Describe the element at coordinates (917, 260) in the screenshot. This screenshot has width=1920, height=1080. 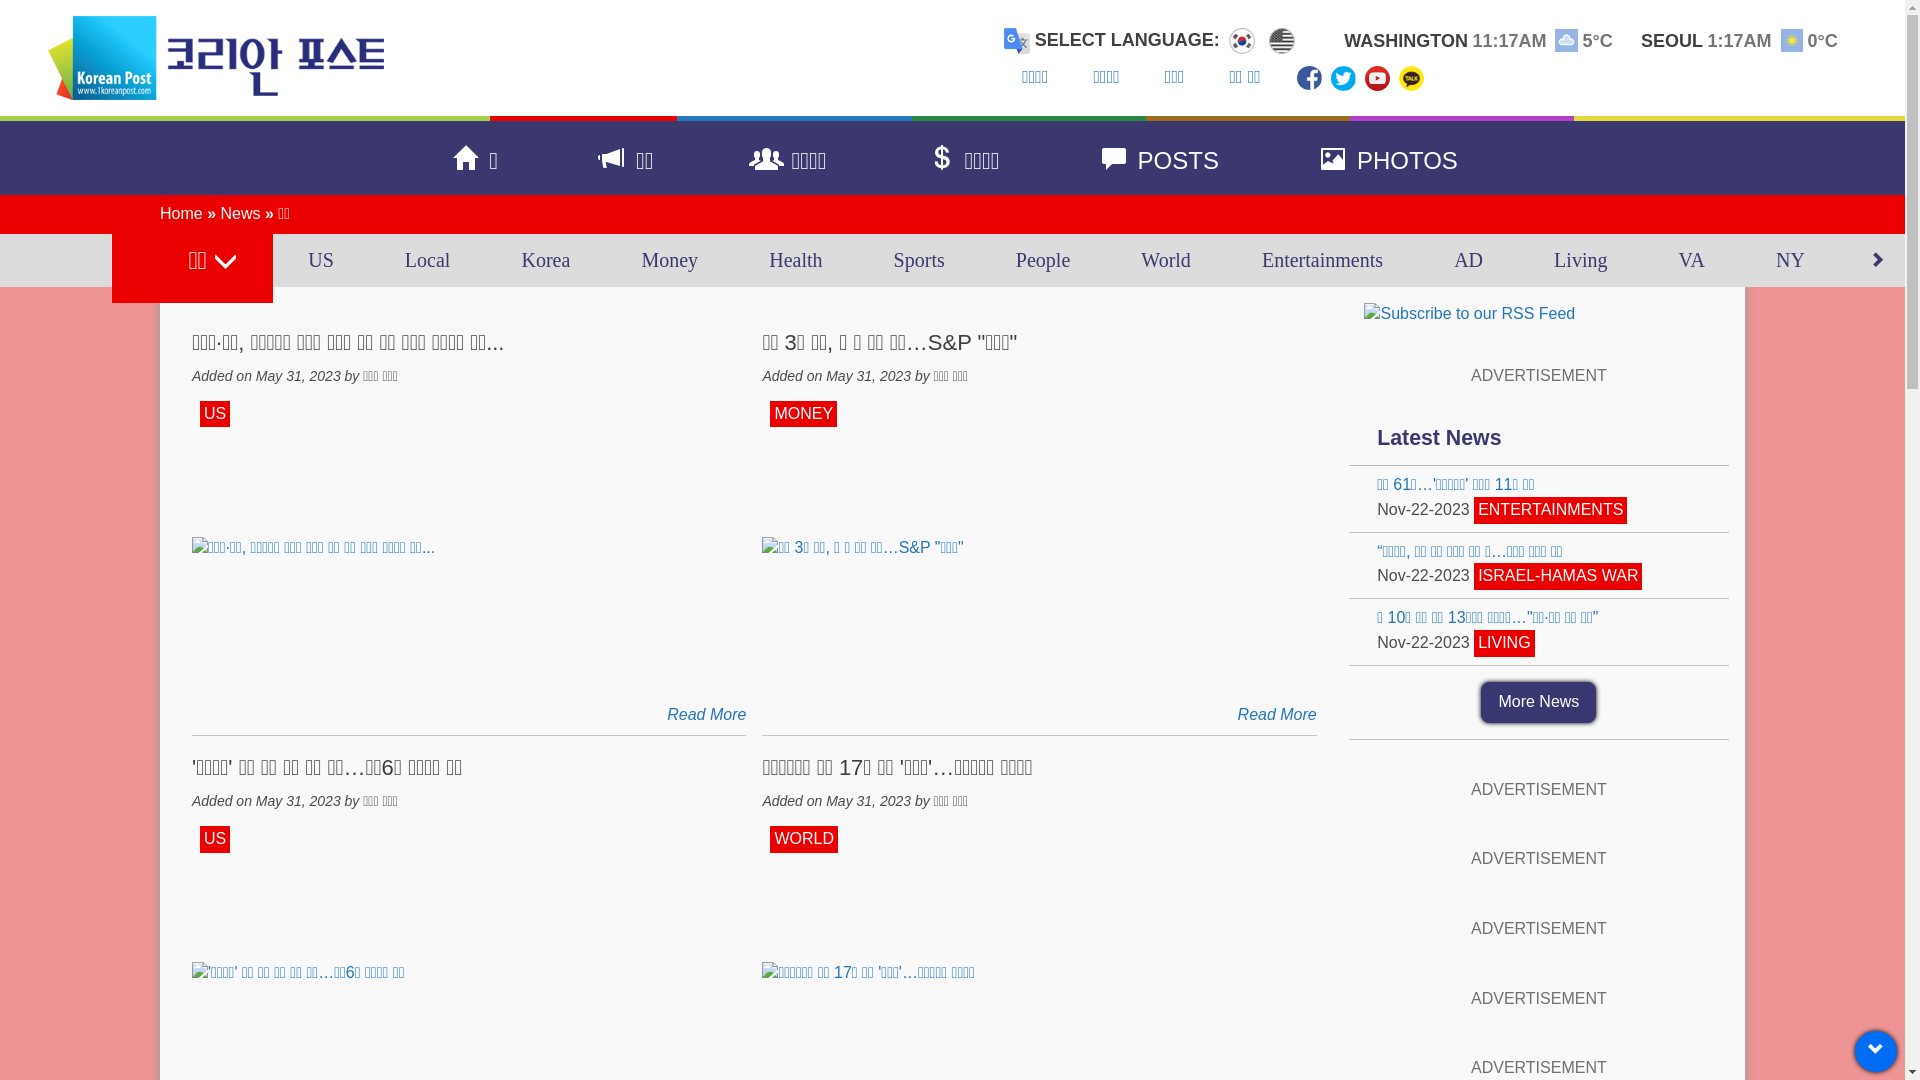
I see `'Sports'` at that location.